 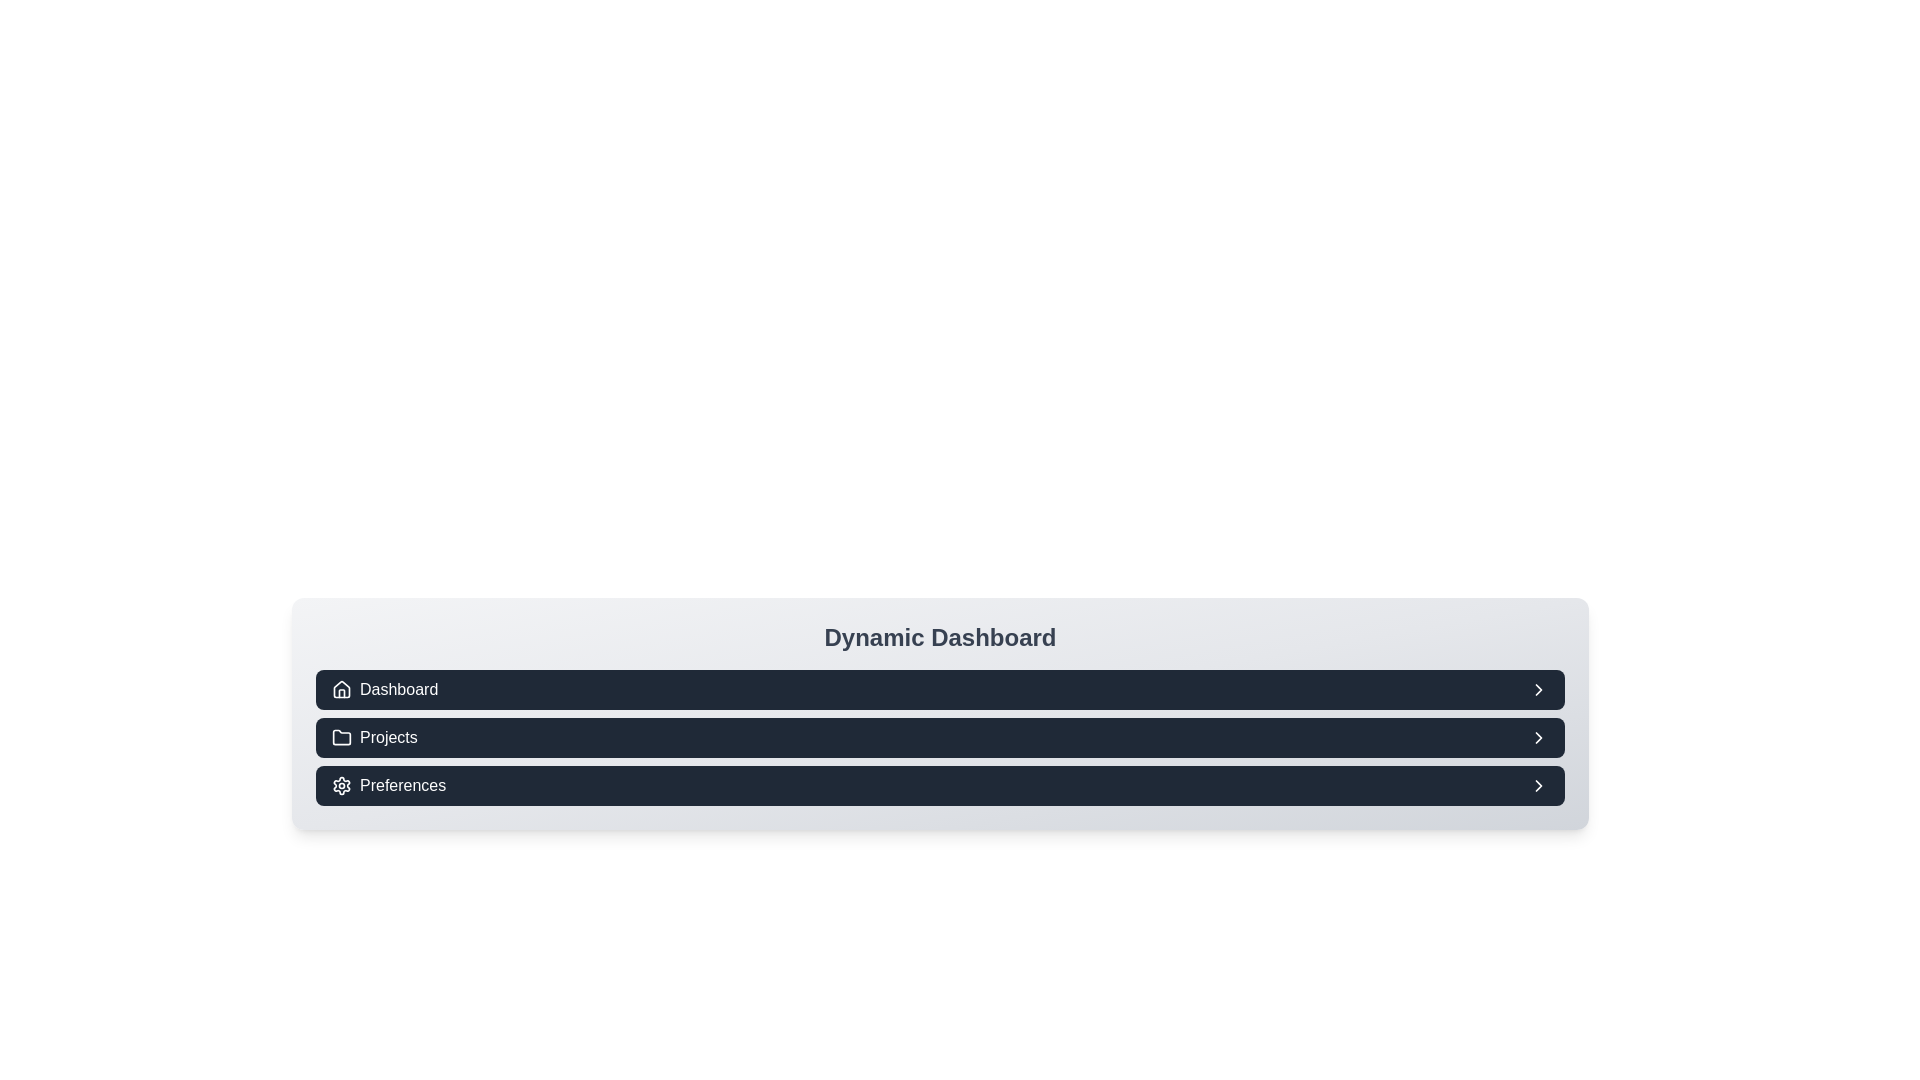 I want to click on the cog icon, which is a minimalist line-art style settings symbol located to the left of the text 'Preferences' in the Preferences list item, so click(x=341, y=785).